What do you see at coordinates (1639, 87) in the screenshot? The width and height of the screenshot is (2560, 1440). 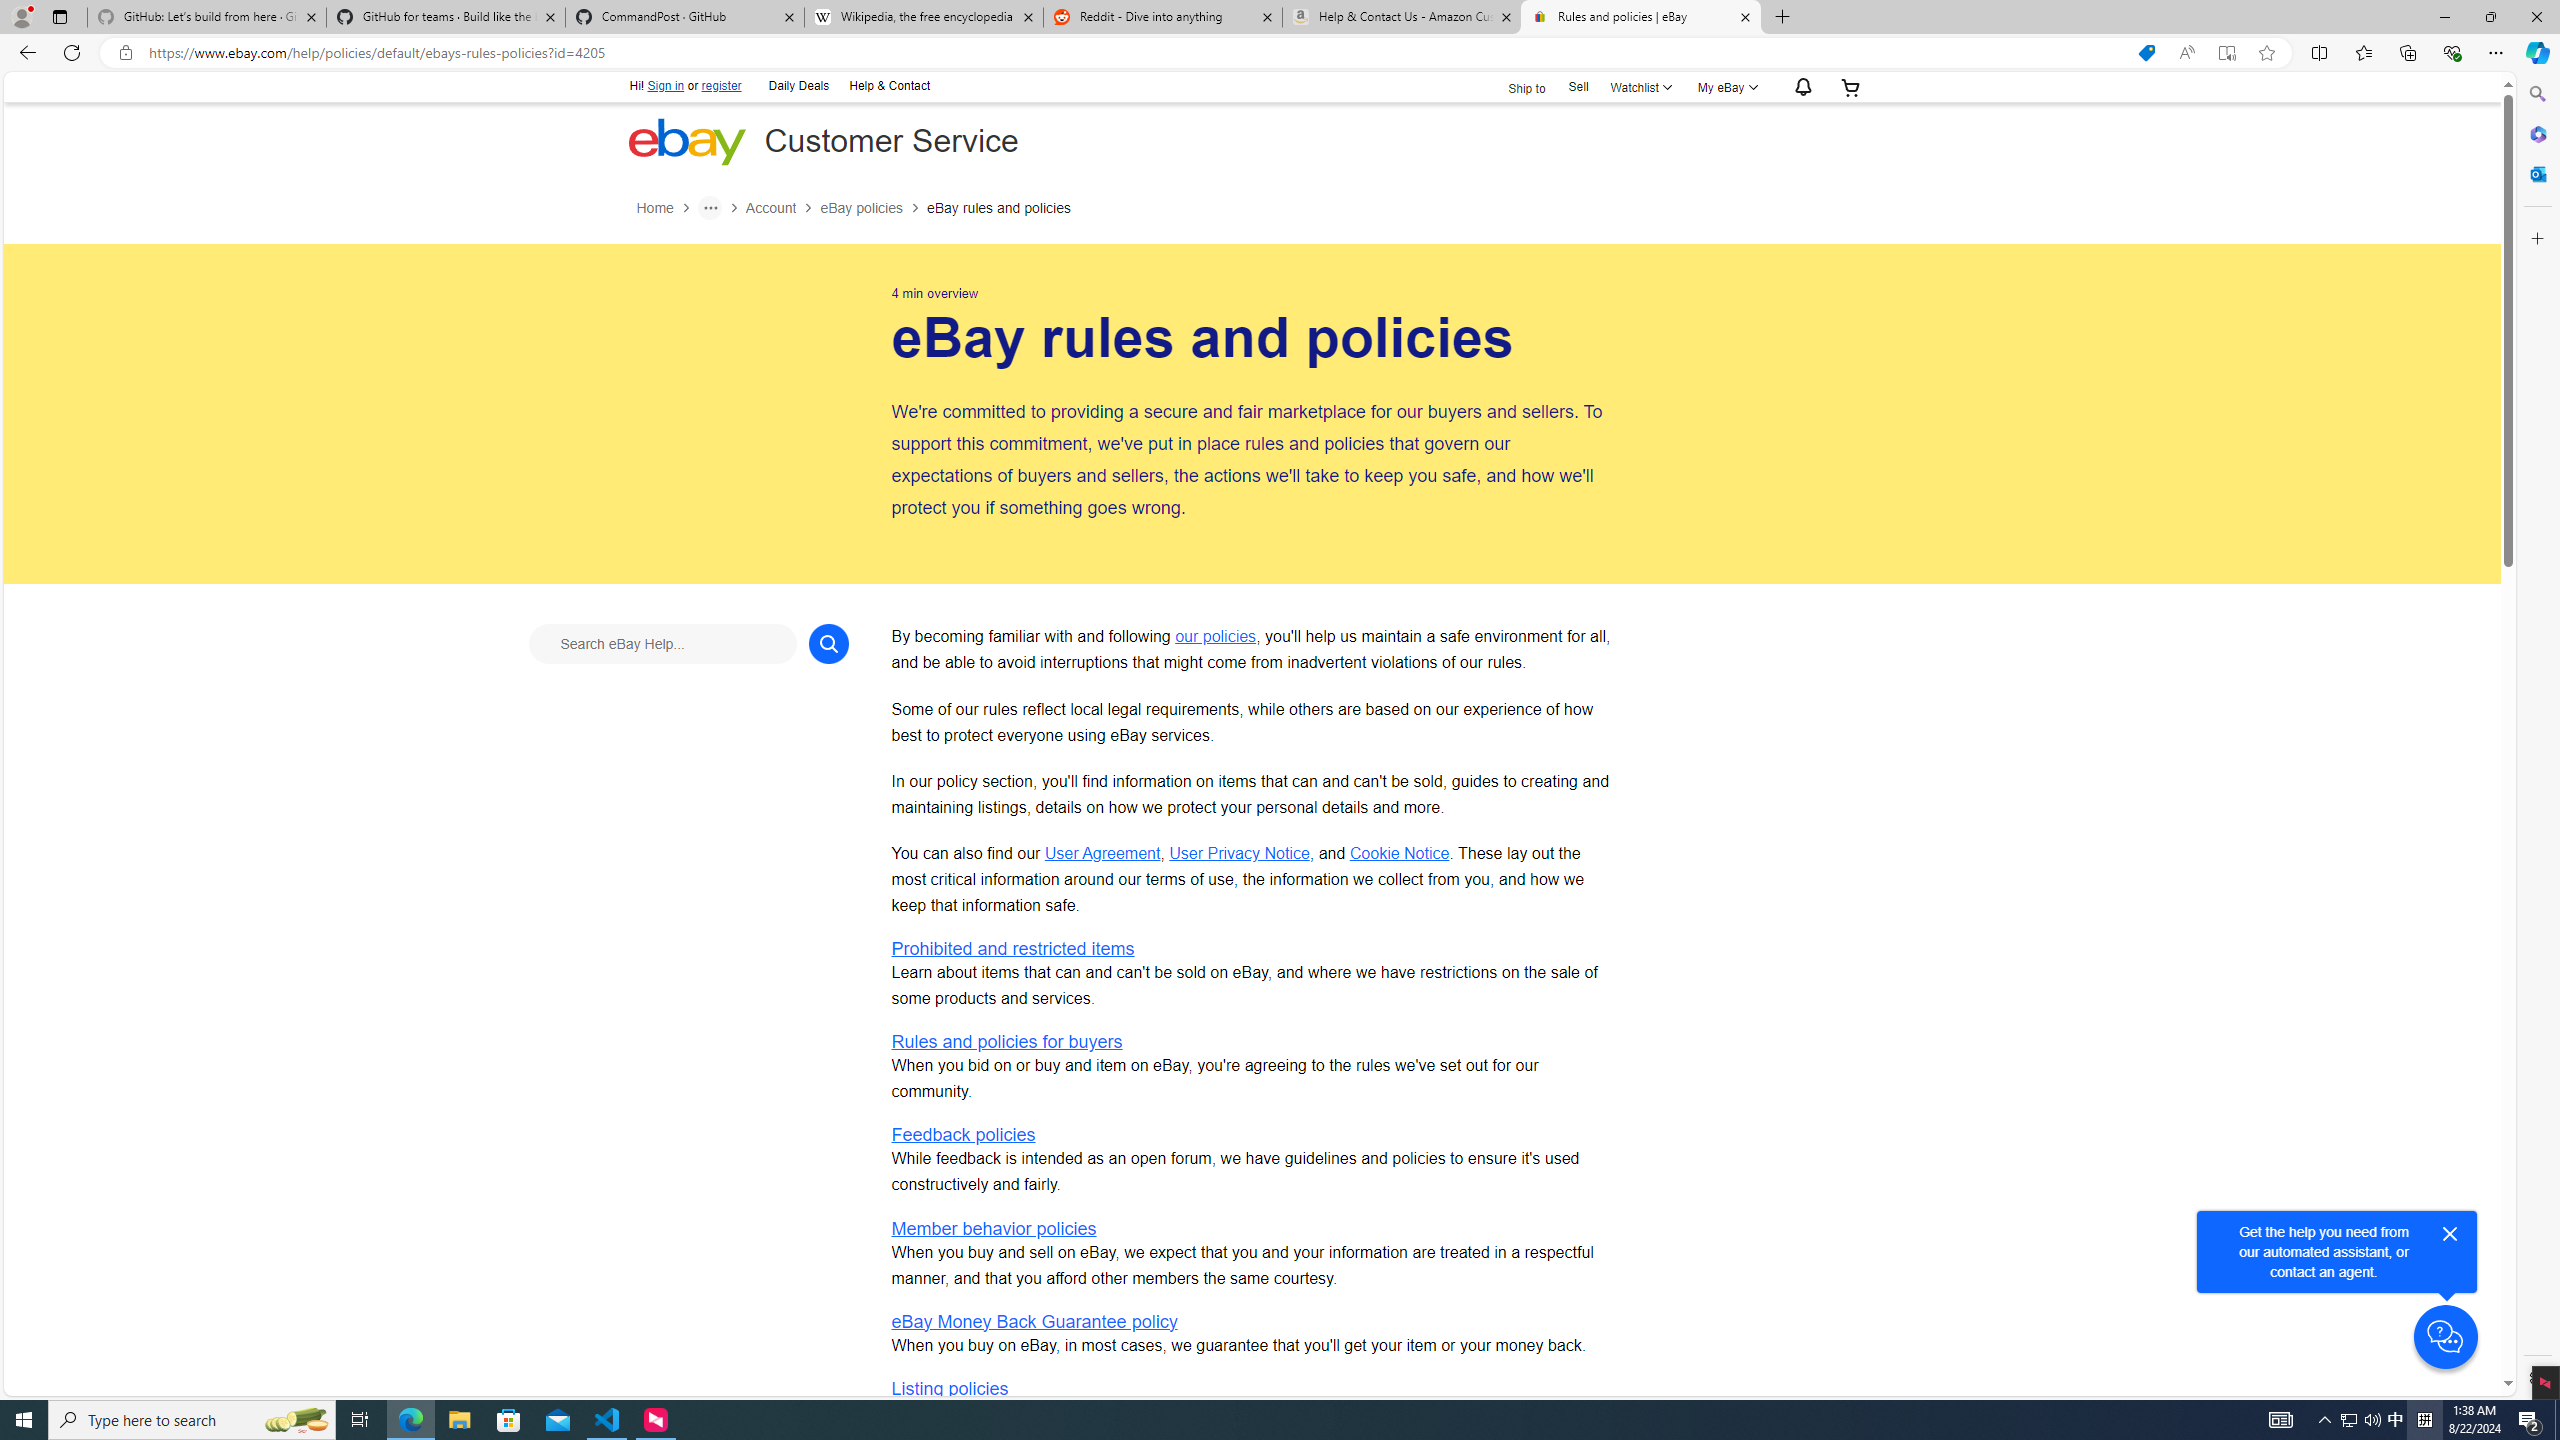 I see `'WatchlistExpand Watch List'` at bounding box center [1639, 87].